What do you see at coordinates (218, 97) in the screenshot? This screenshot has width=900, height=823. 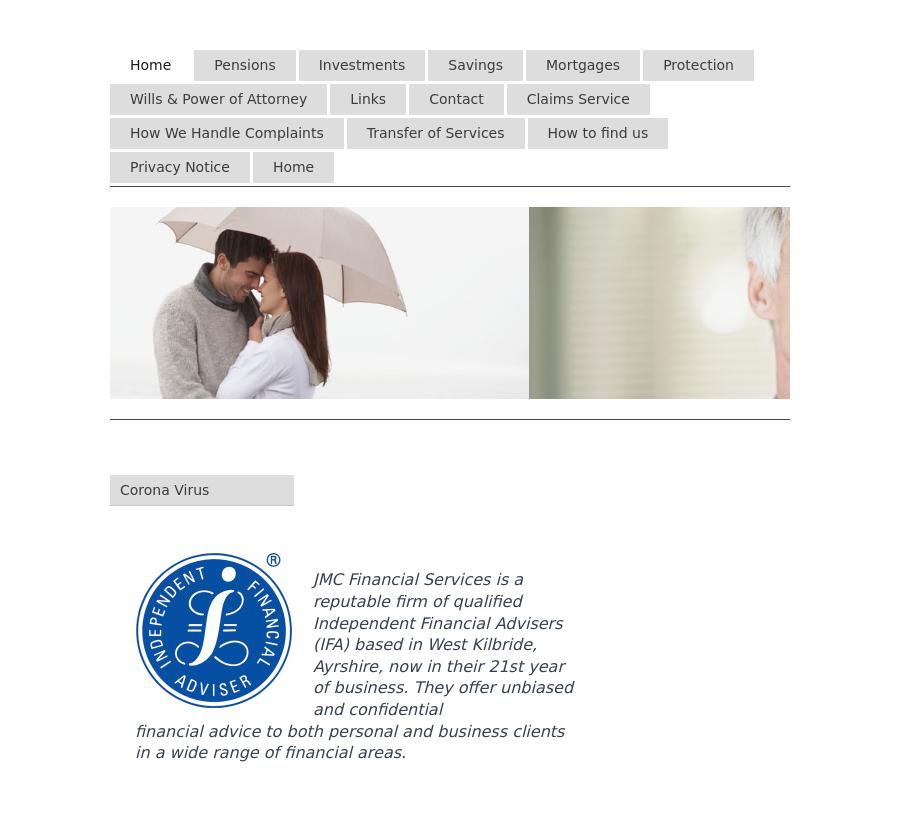 I see `'Wills & Power of Attorney'` at bounding box center [218, 97].